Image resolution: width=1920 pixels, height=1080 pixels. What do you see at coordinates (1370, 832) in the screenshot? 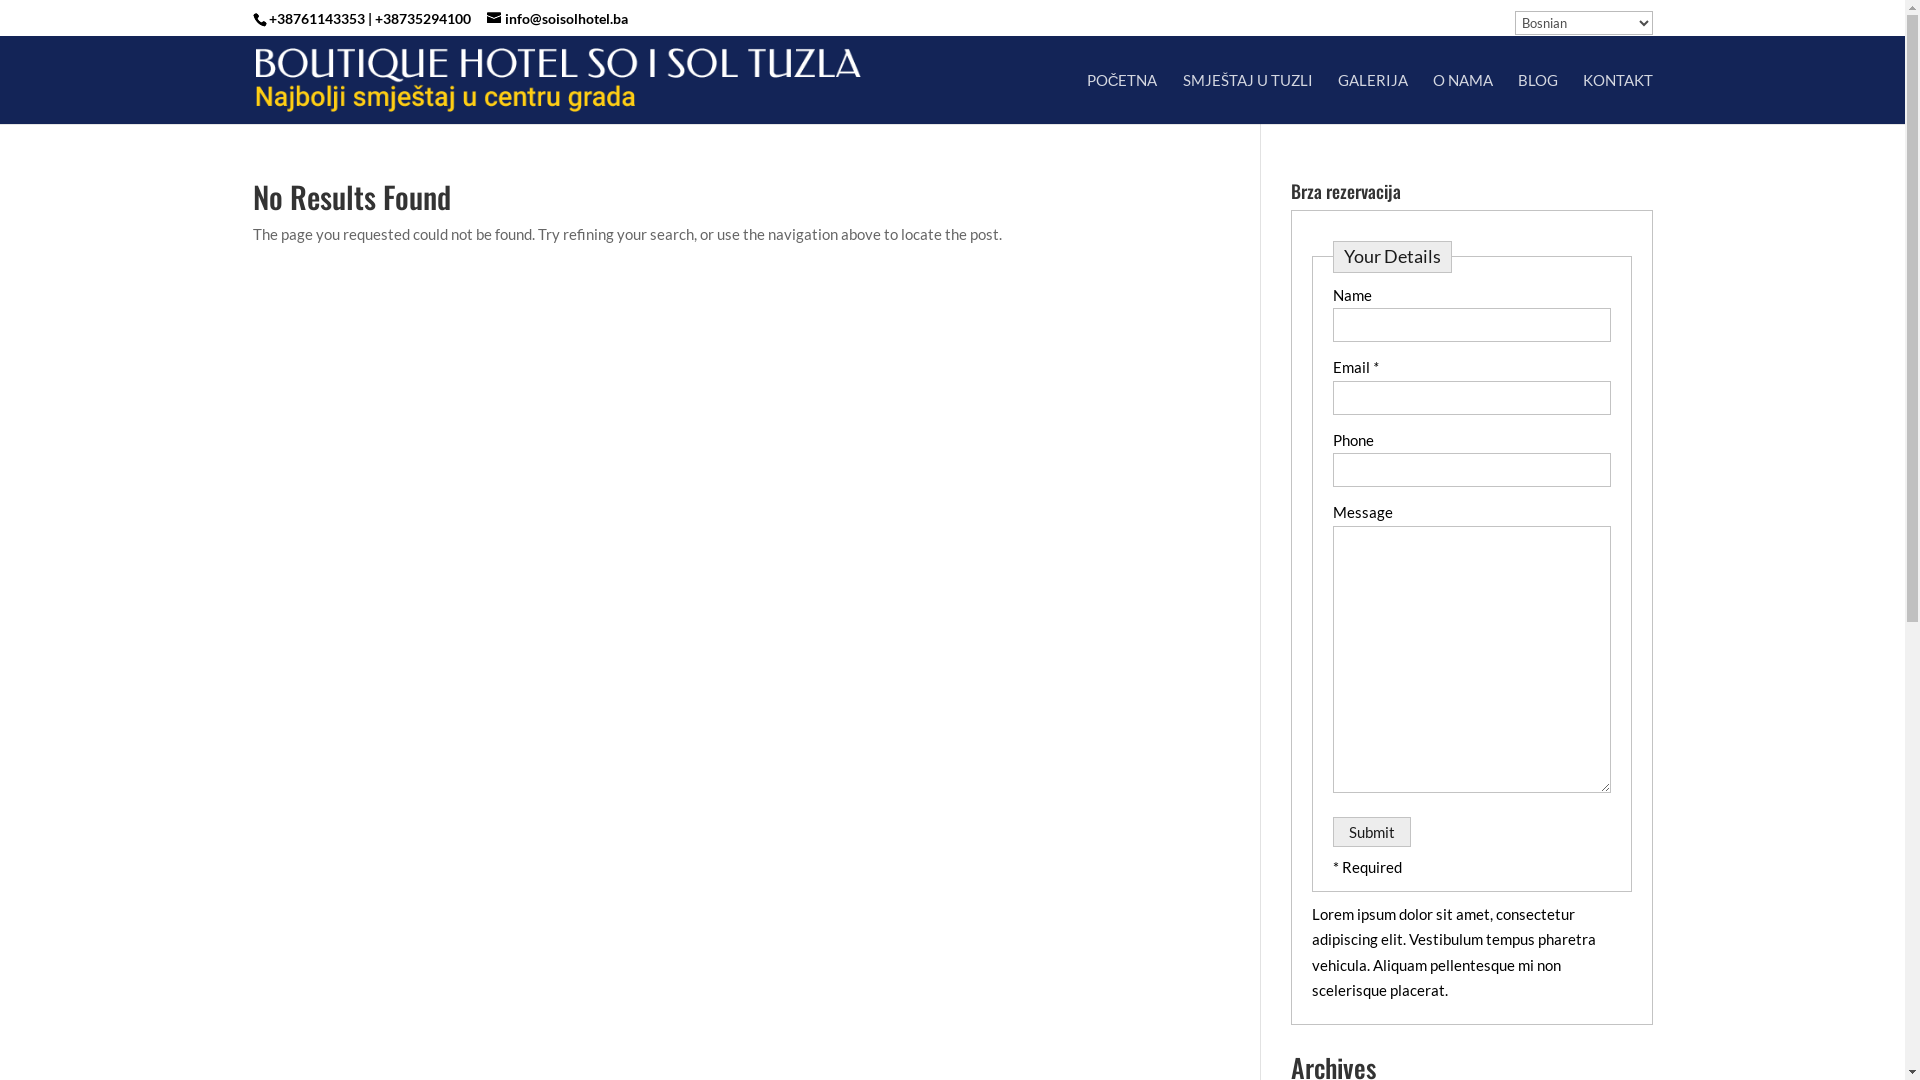
I see `'Submit'` at bounding box center [1370, 832].